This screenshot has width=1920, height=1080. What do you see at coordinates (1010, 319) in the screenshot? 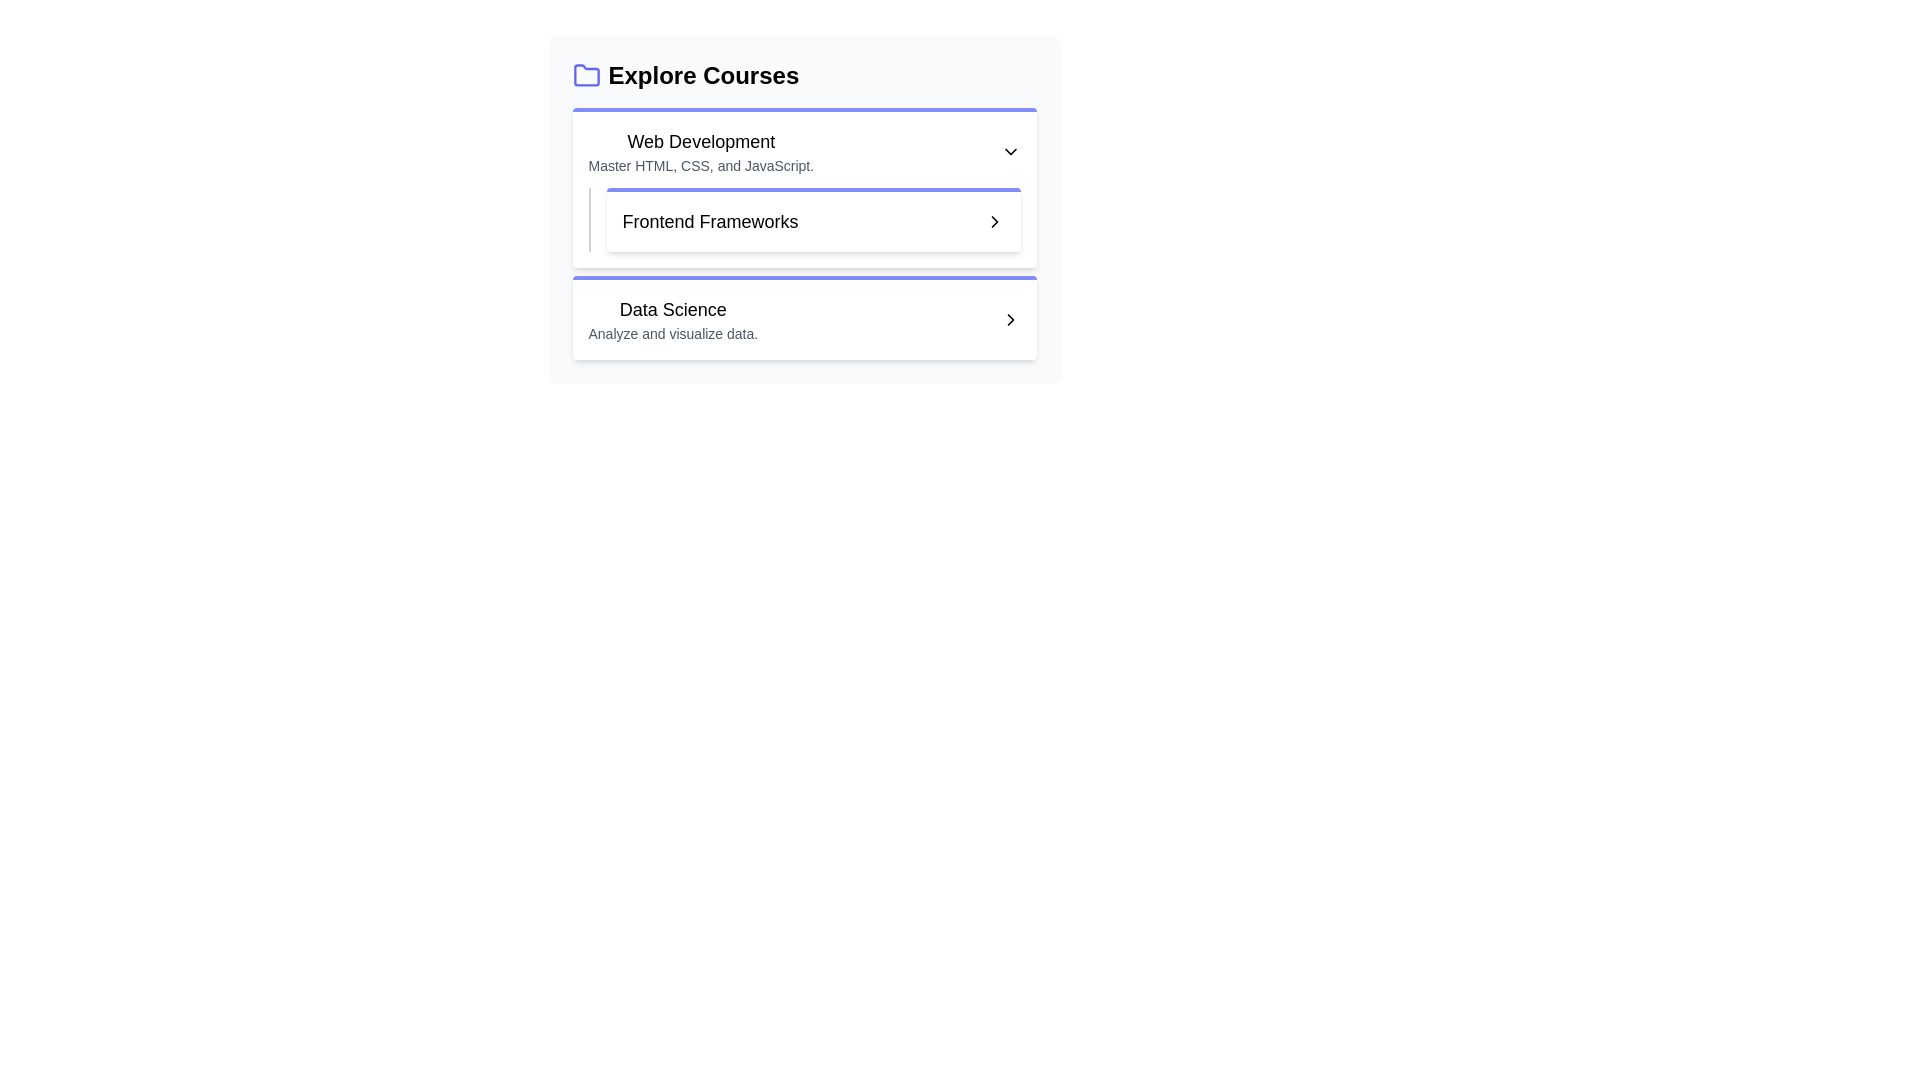
I see `the rightmost icon in the 'Data Science' section` at bounding box center [1010, 319].